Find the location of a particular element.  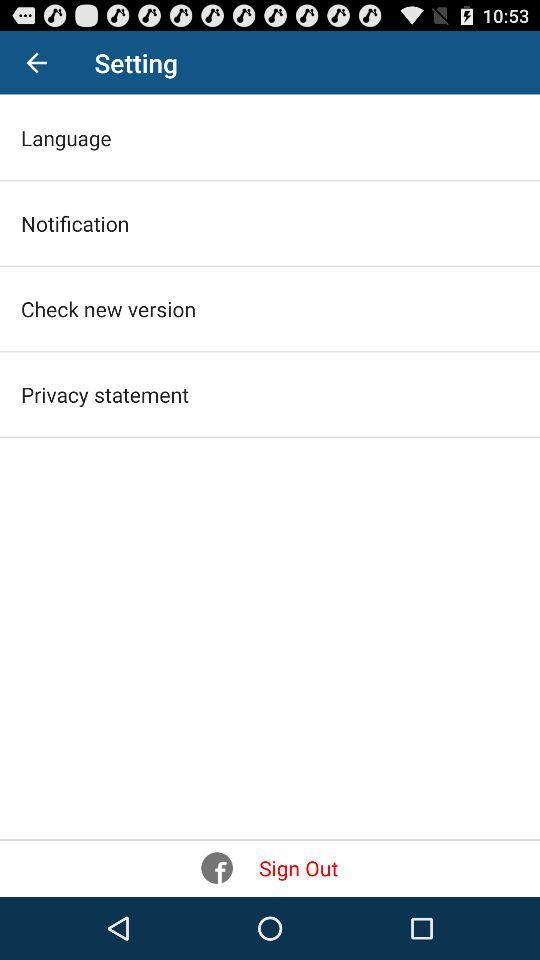

privacy statement icon is located at coordinates (104, 393).